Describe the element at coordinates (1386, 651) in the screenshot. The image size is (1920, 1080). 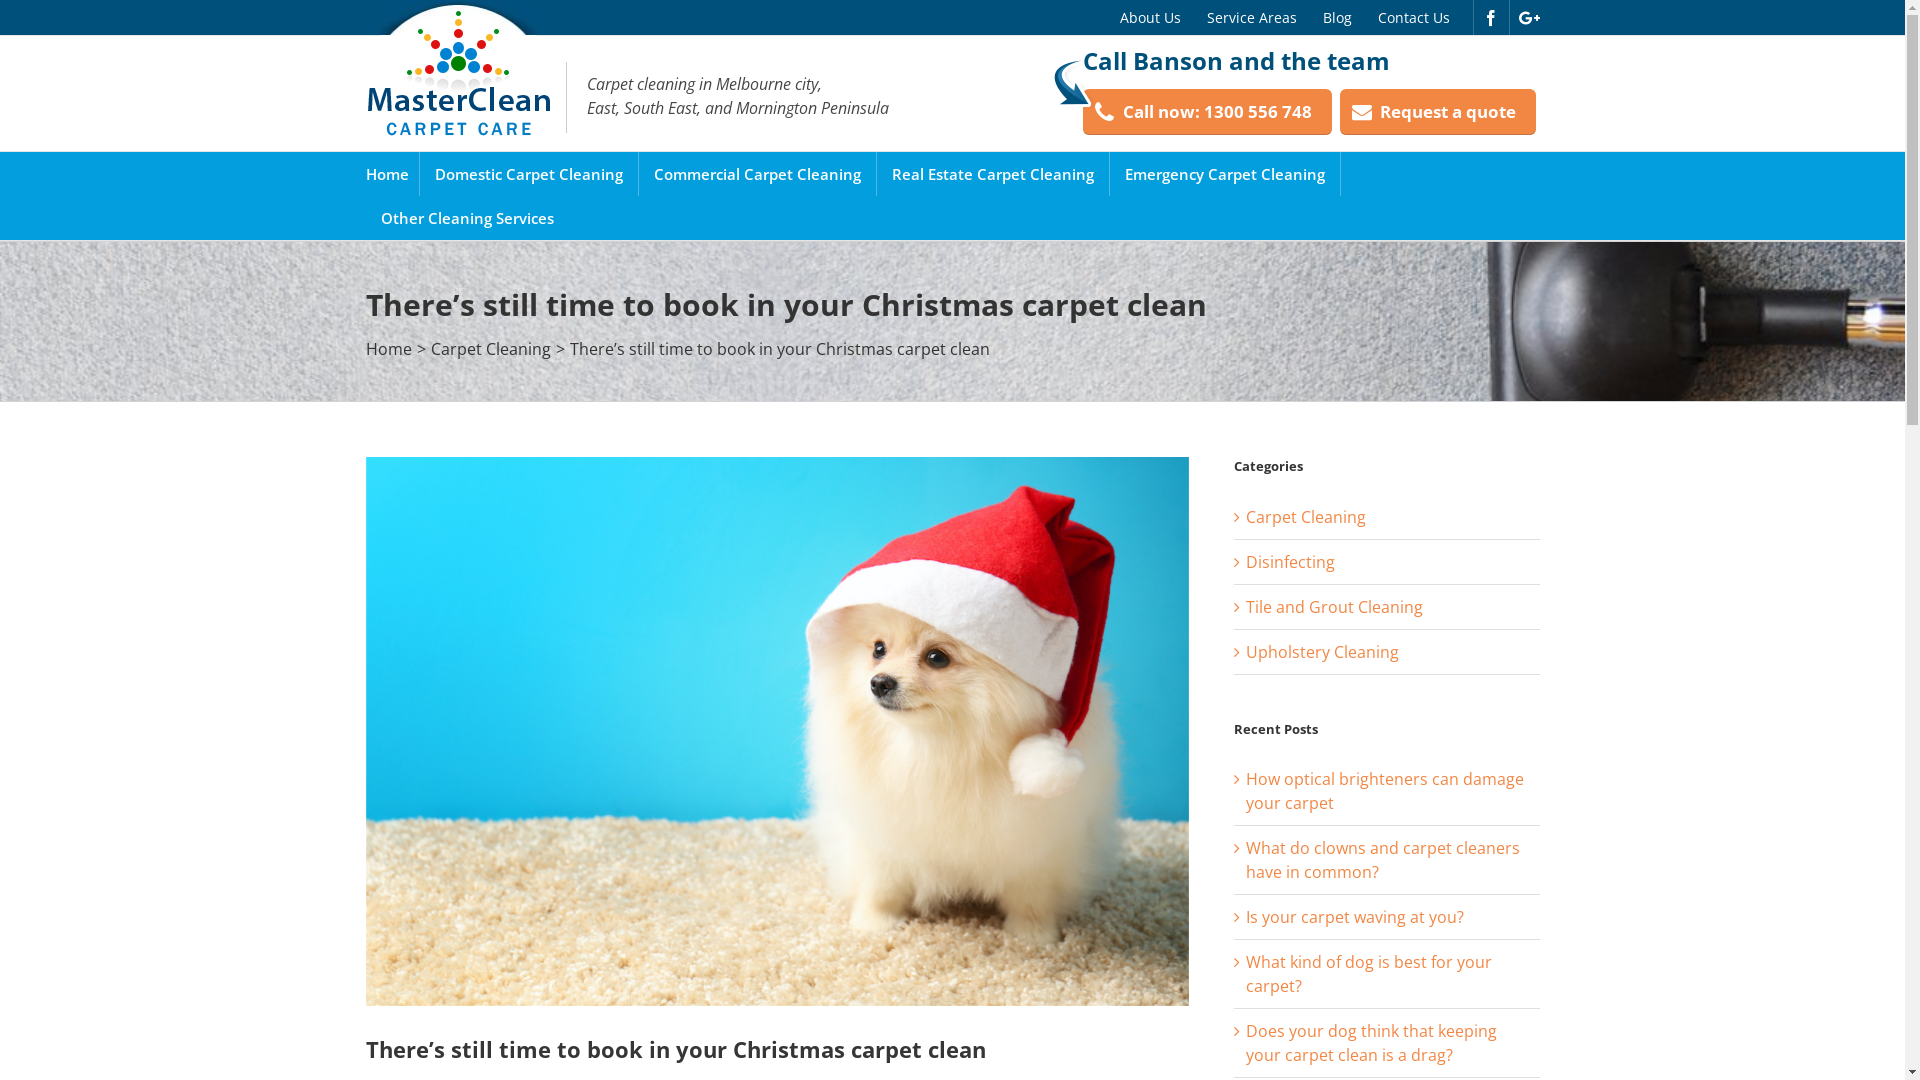
I see `'Upholstery Cleaning'` at that location.